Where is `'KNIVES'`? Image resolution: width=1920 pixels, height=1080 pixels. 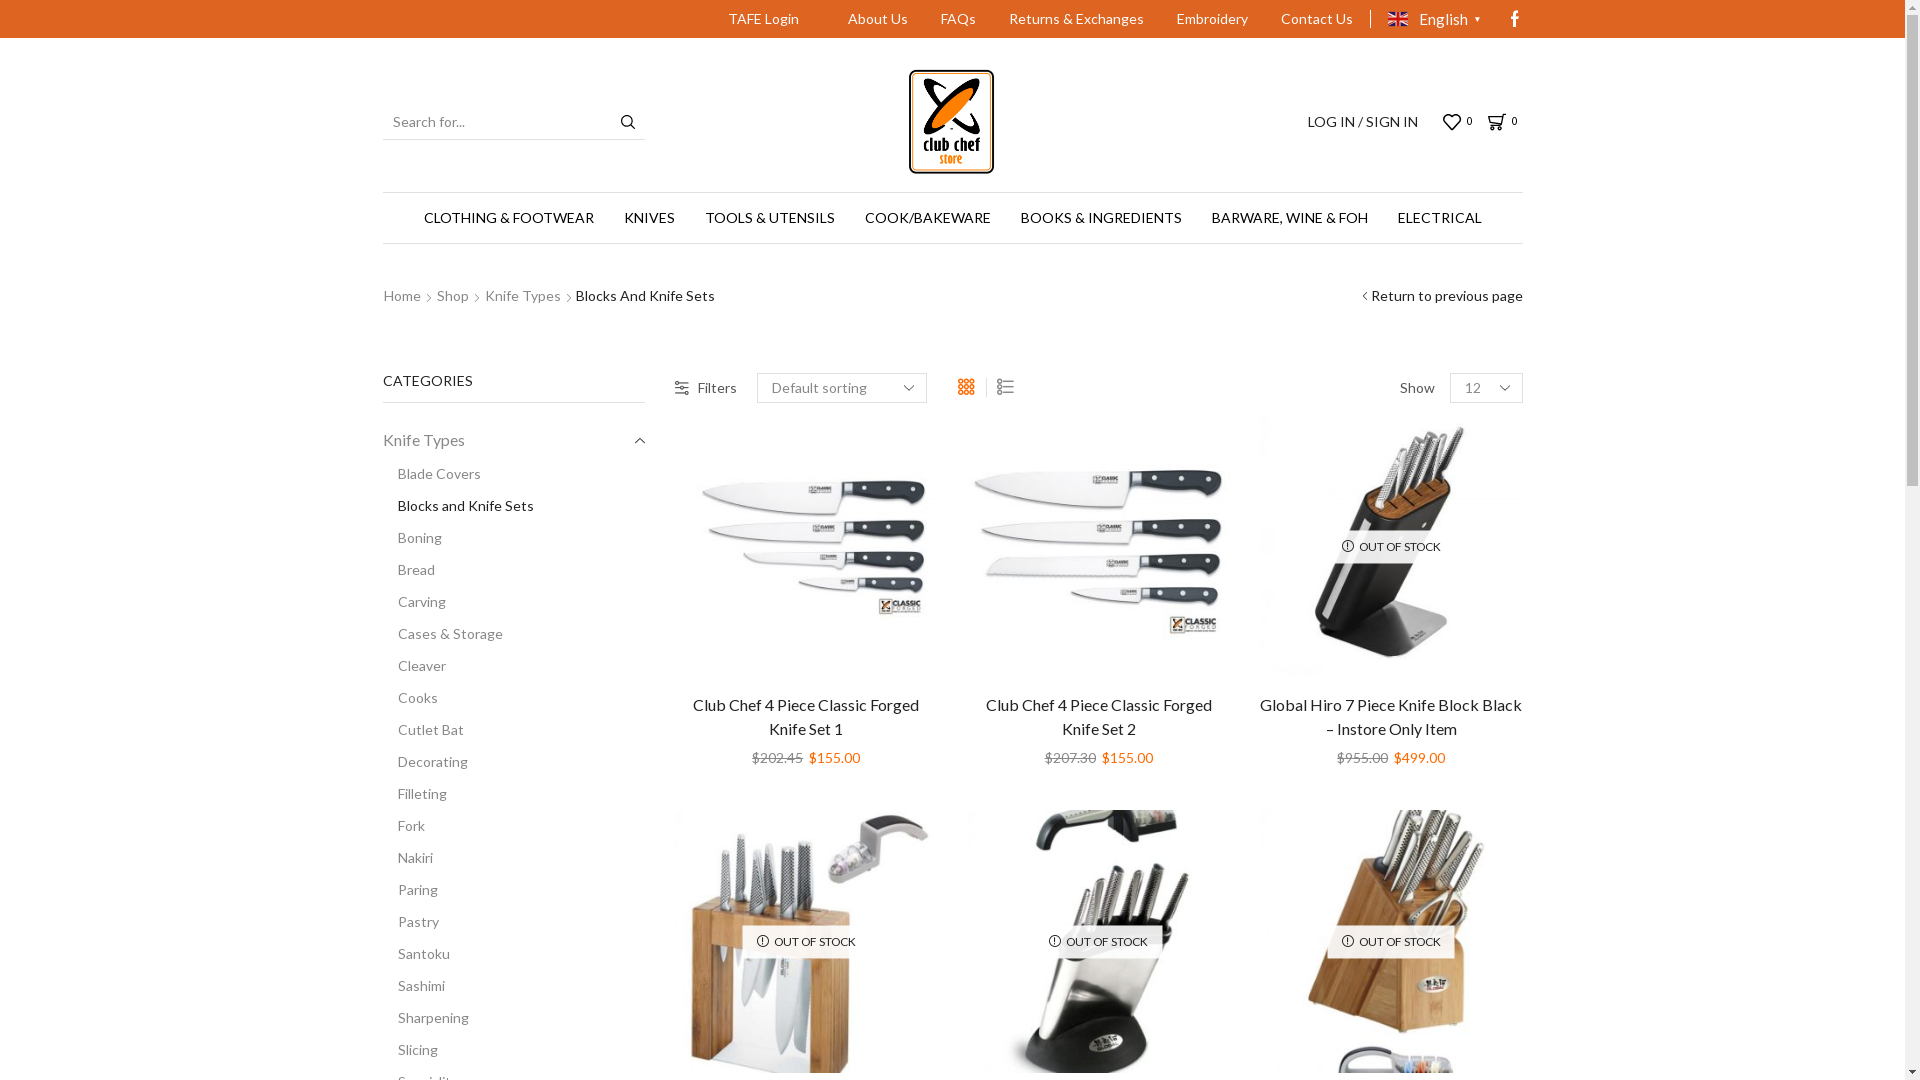 'KNIVES' is located at coordinates (648, 218).